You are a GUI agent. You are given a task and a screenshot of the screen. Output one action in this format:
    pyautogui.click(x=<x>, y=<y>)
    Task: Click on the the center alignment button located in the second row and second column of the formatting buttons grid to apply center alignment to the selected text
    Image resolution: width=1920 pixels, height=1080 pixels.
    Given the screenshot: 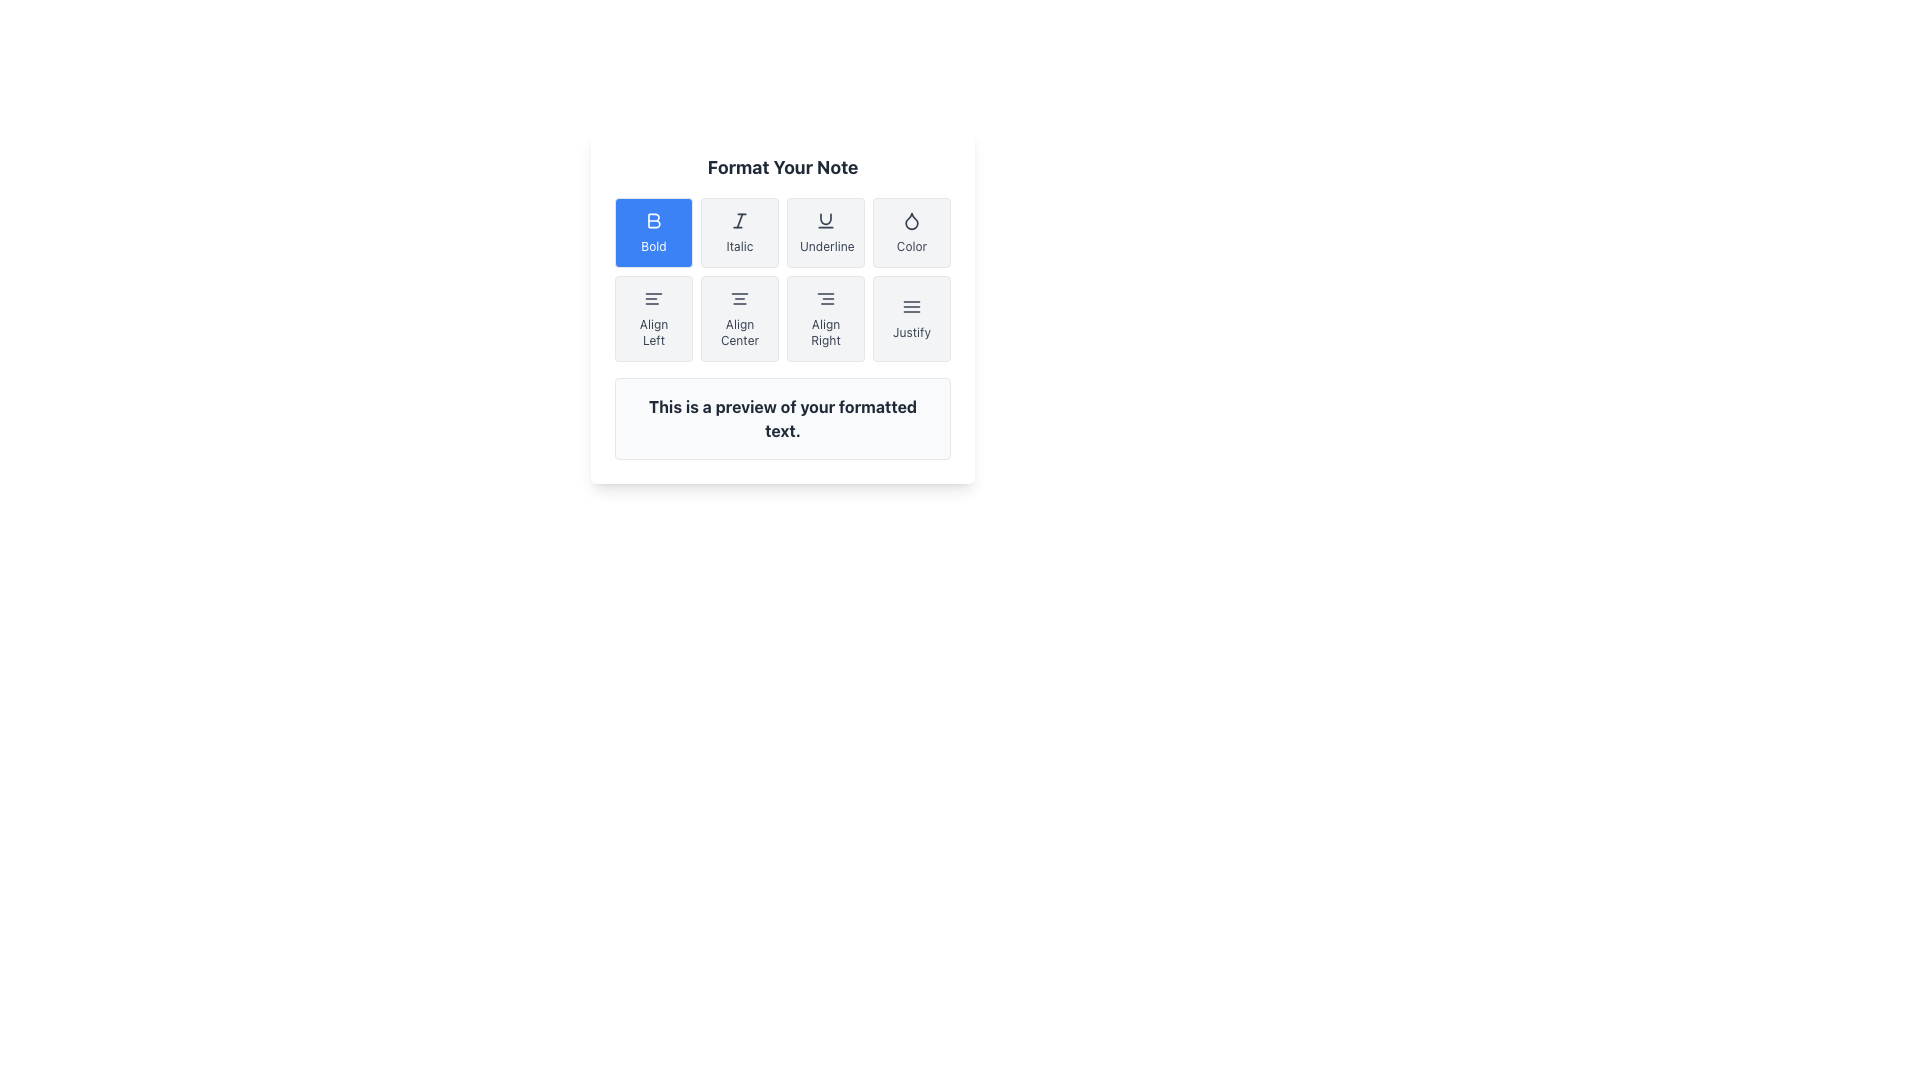 What is the action you would take?
    pyautogui.click(x=738, y=318)
    